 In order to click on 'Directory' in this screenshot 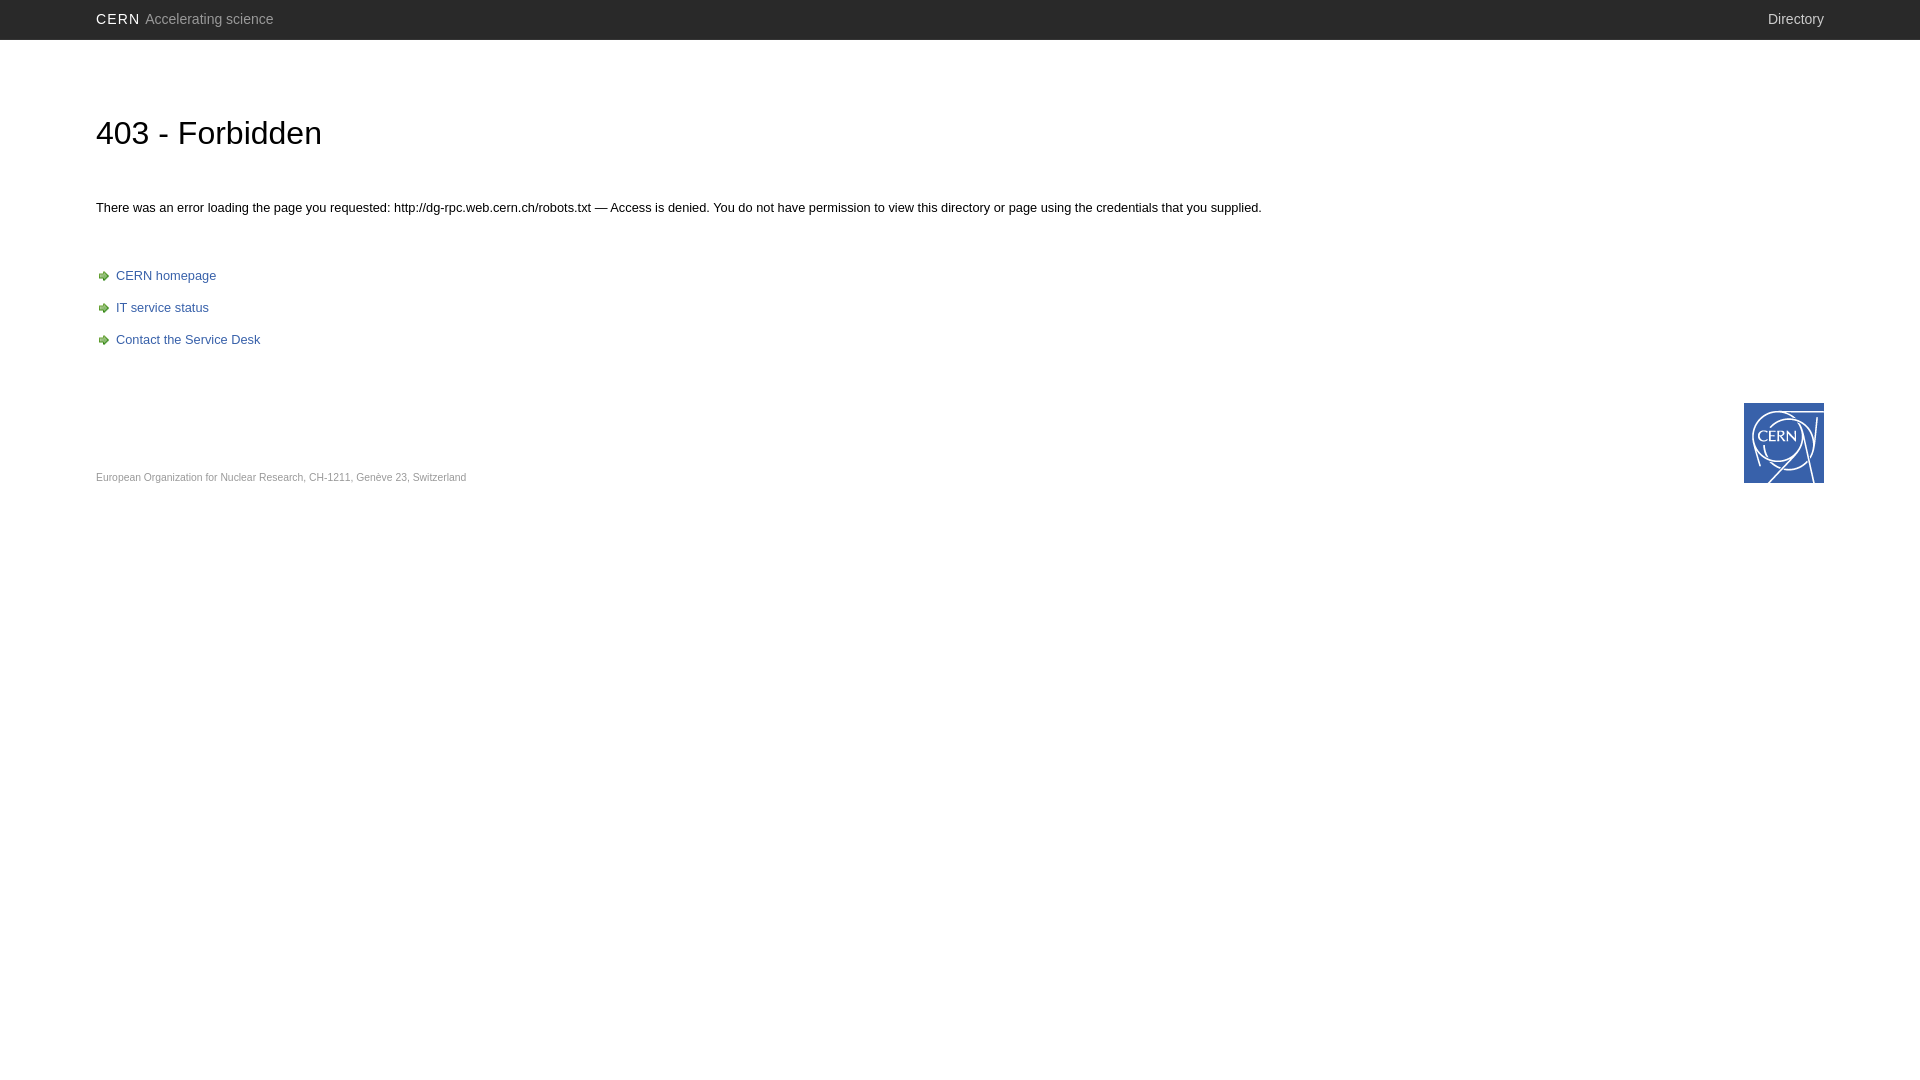, I will do `click(1795, 19)`.